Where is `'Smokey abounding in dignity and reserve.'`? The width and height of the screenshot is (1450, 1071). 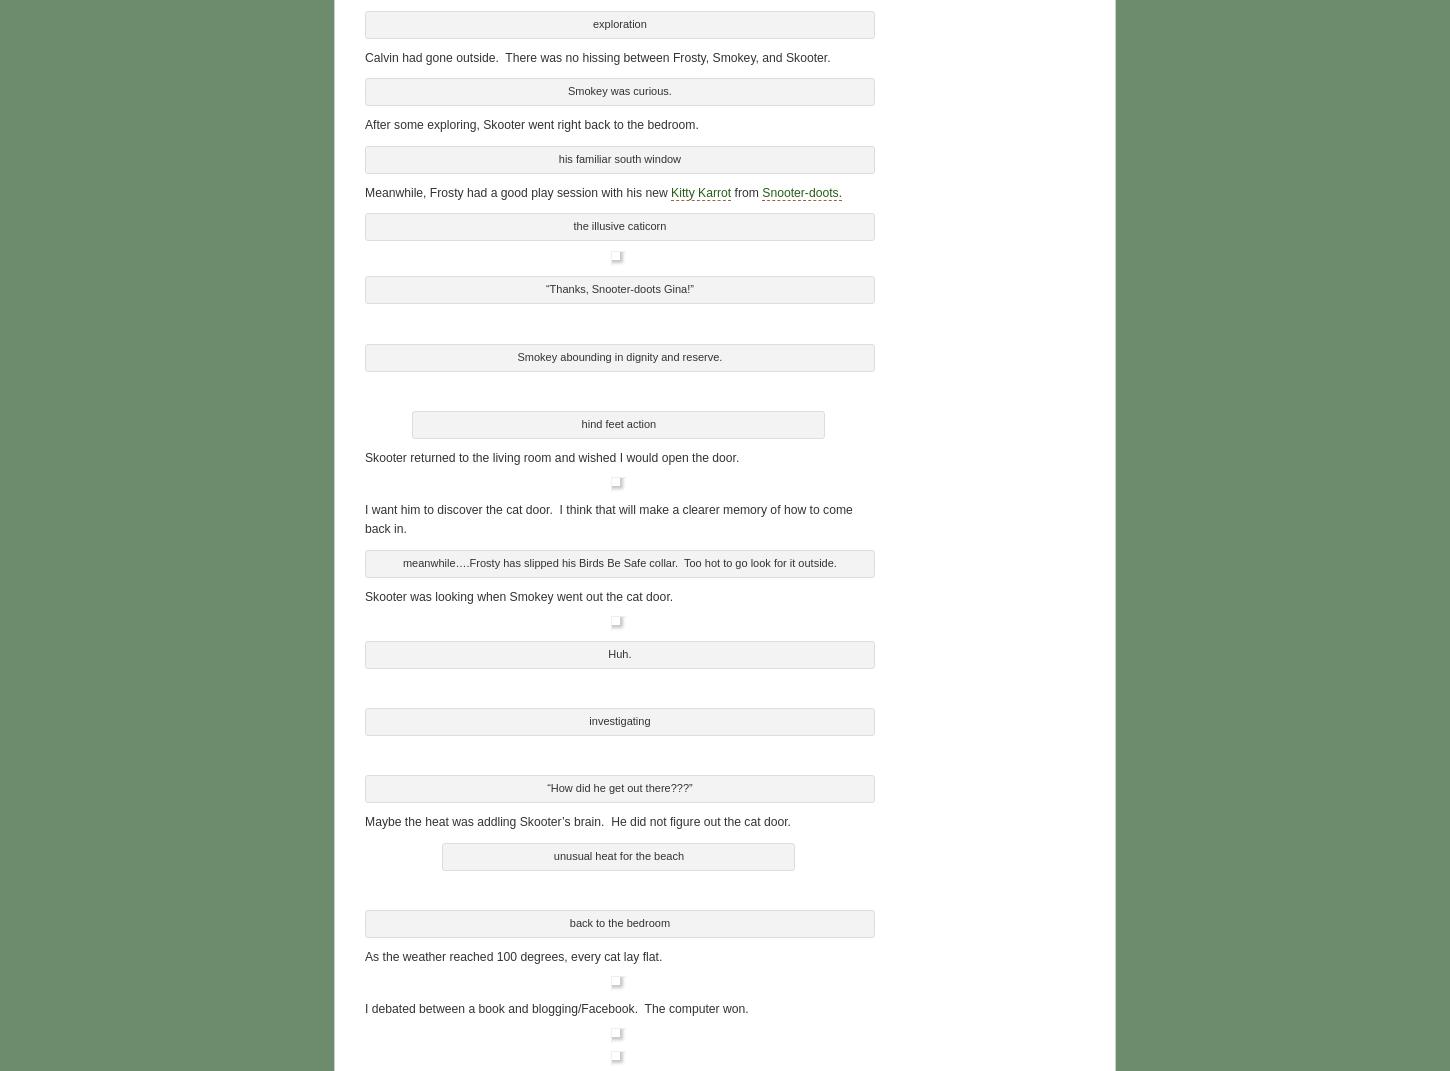 'Smokey abounding in dignity and reserve.' is located at coordinates (517, 352).